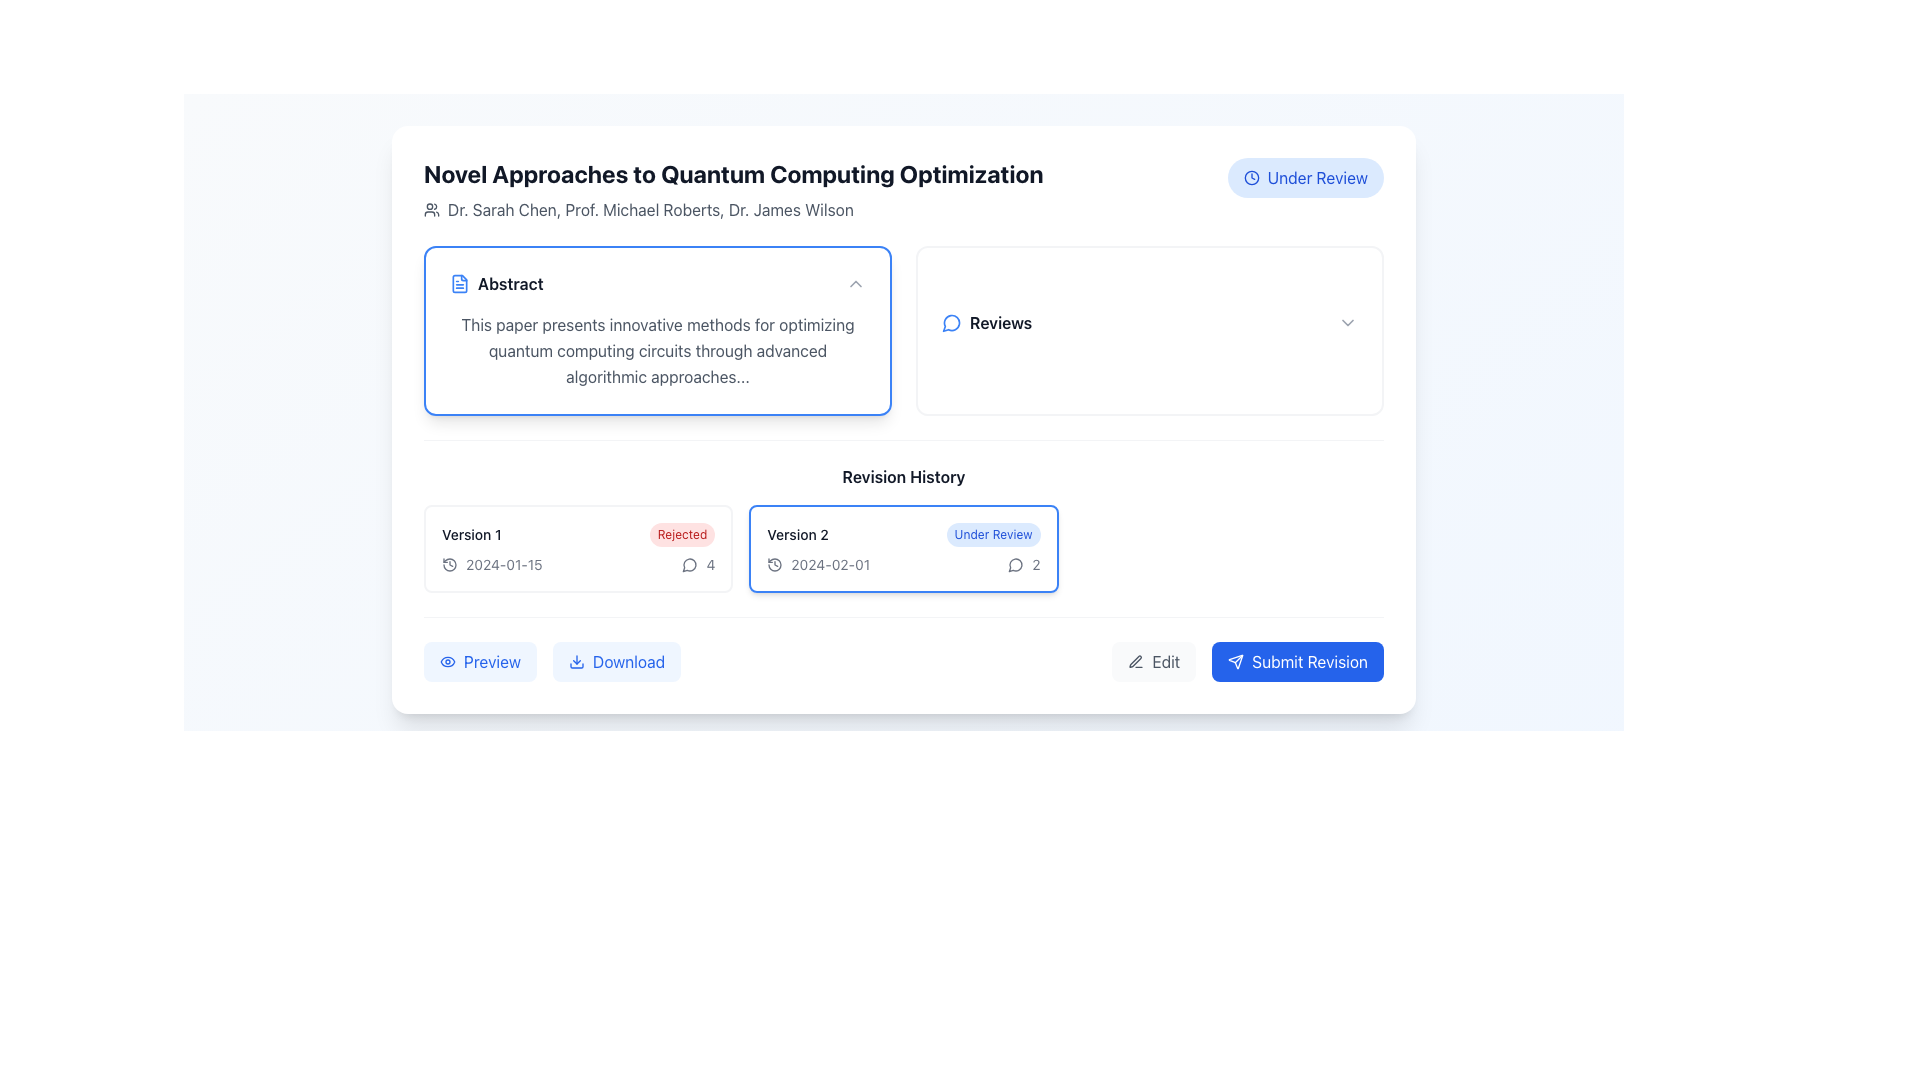 Image resolution: width=1920 pixels, height=1080 pixels. What do you see at coordinates (690, 564) in the screenshot?
I see `the speech or chat bubble icon located` at bounding box center [690, 564].